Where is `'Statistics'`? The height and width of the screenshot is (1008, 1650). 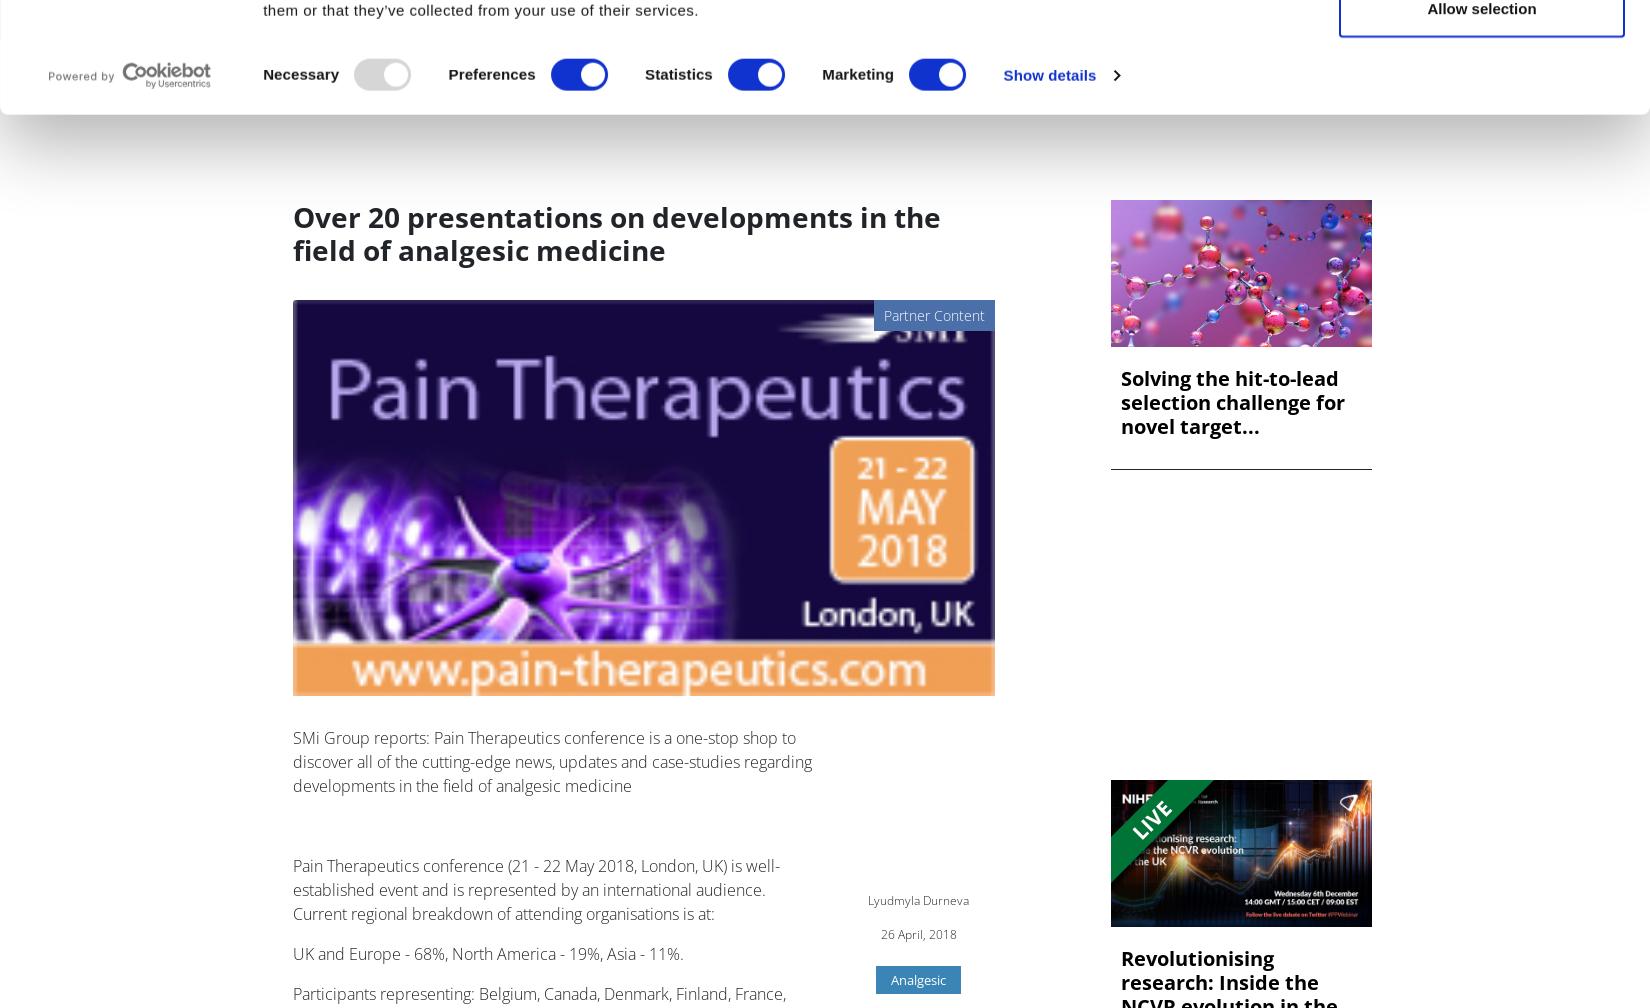
'Statistics' is located at coordinates (677, 183).